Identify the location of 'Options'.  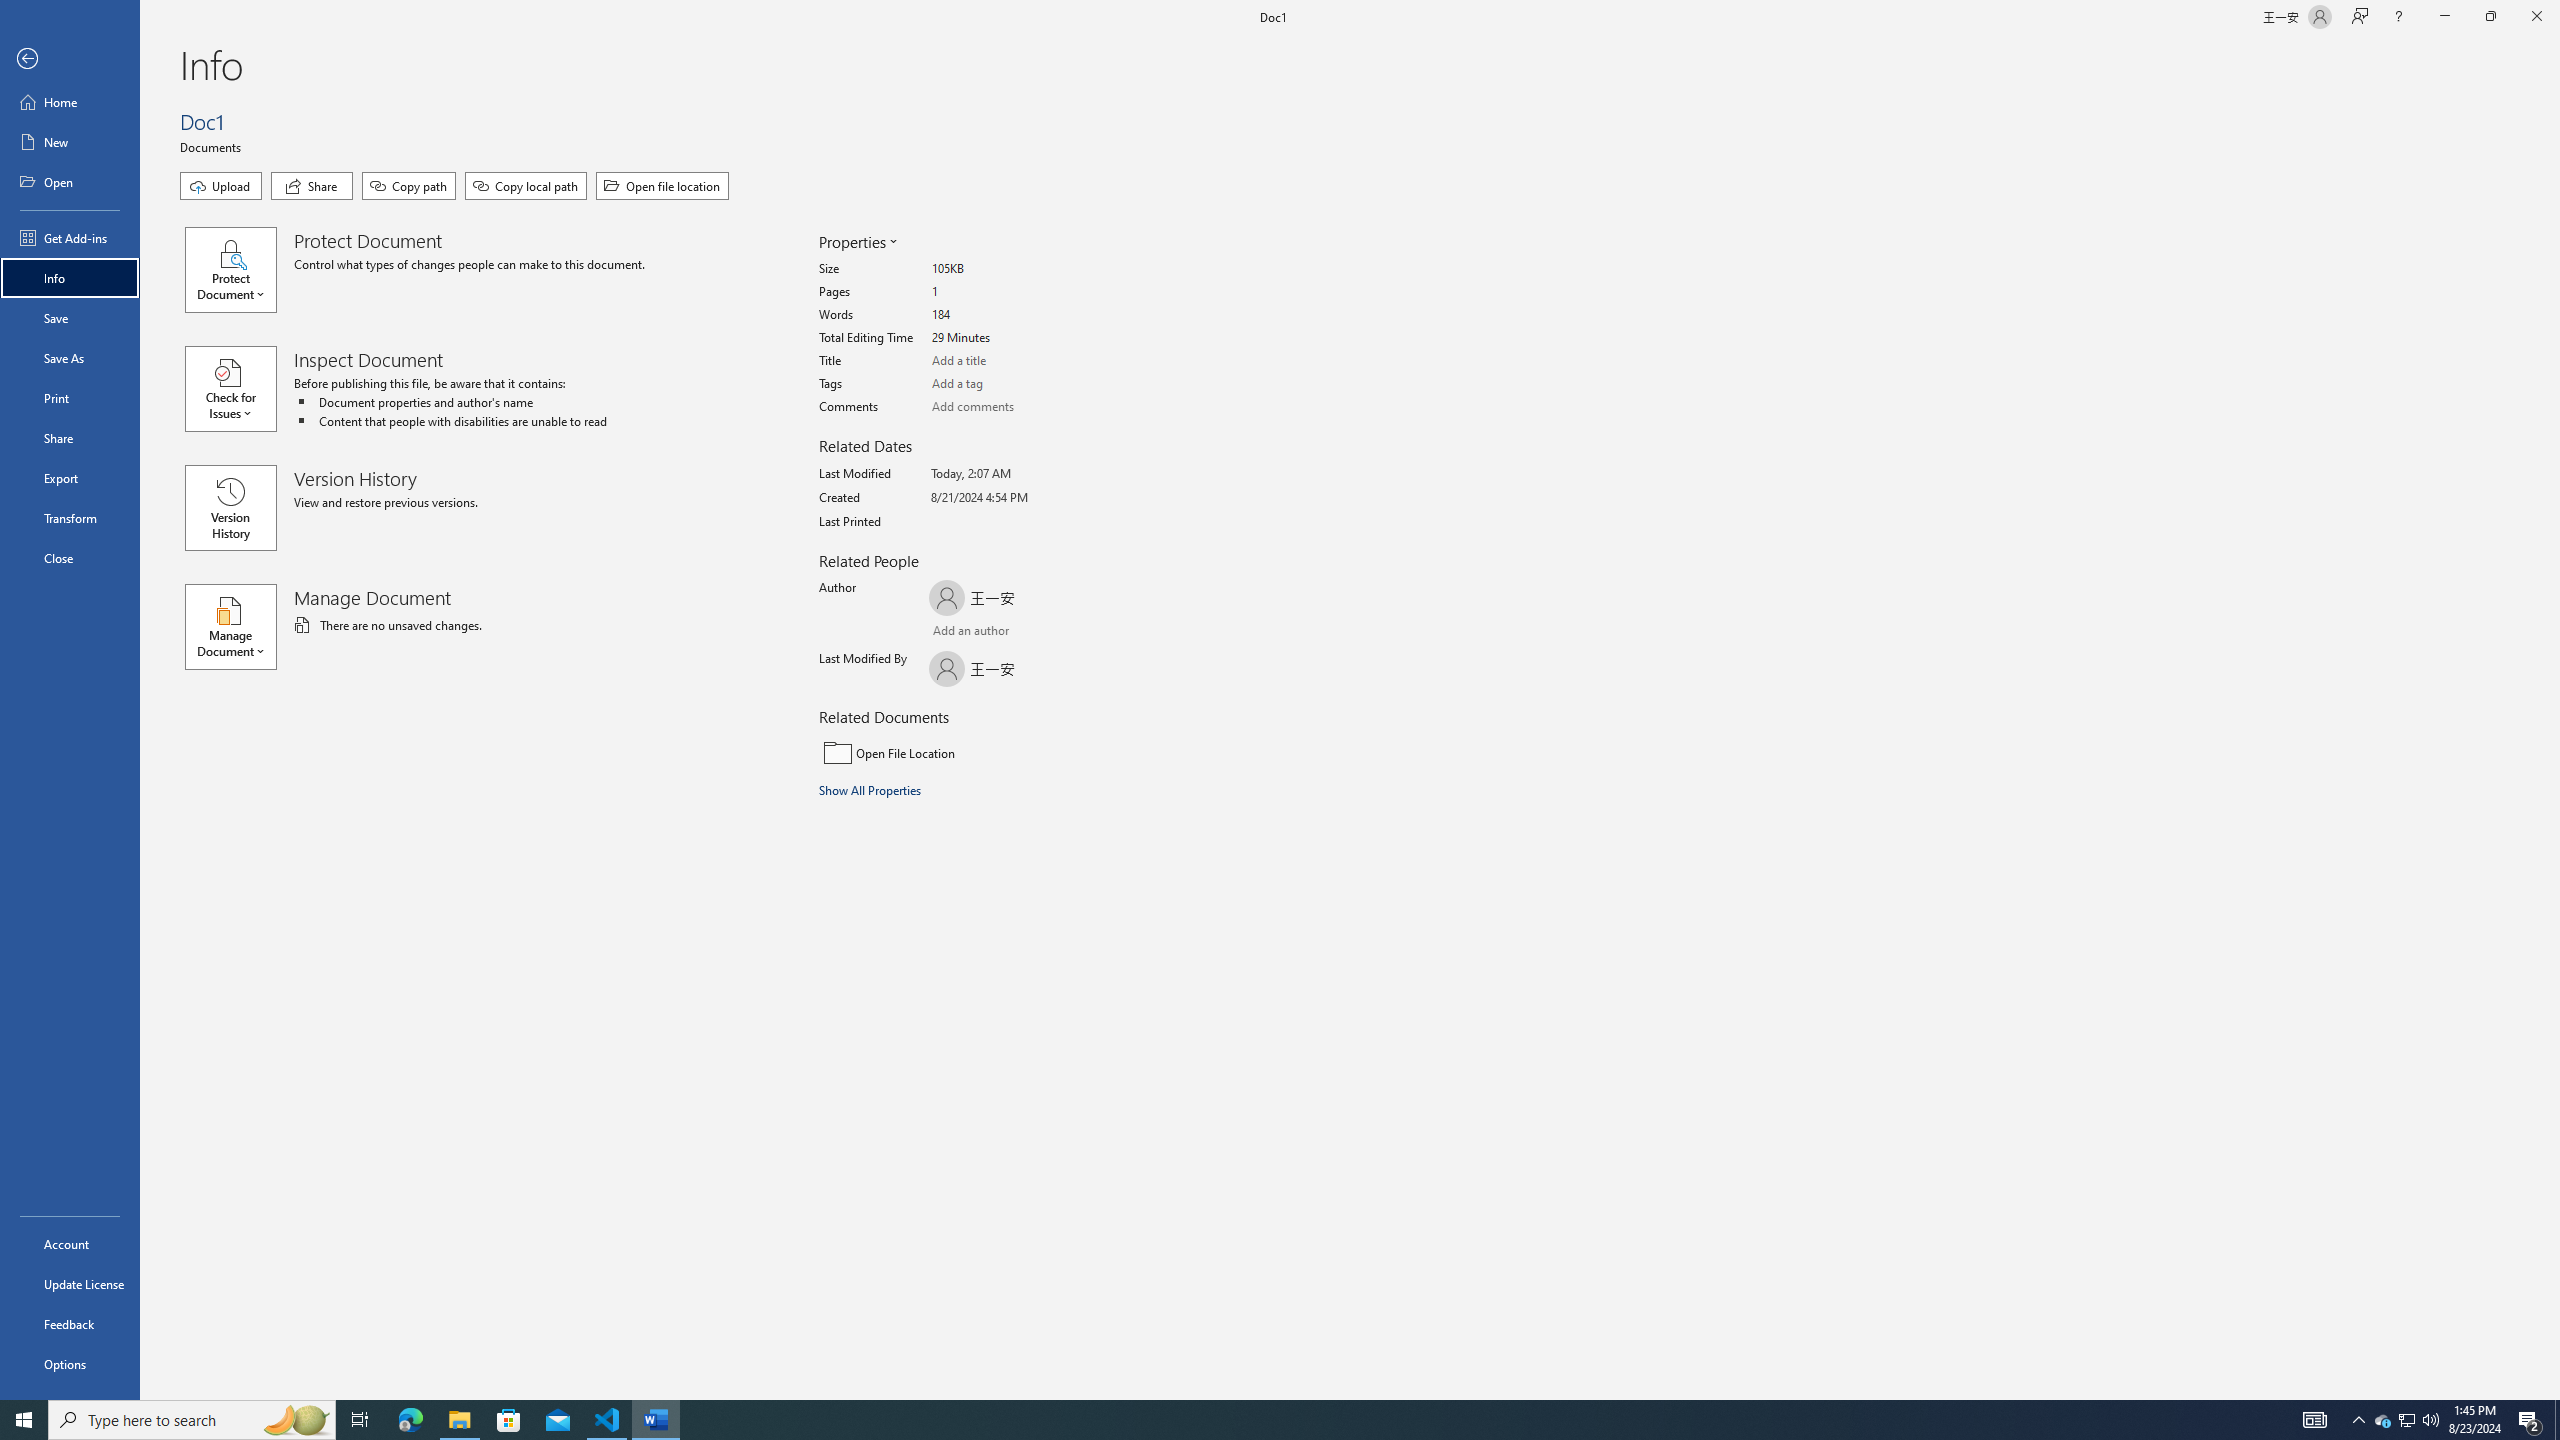
(69, 1363).